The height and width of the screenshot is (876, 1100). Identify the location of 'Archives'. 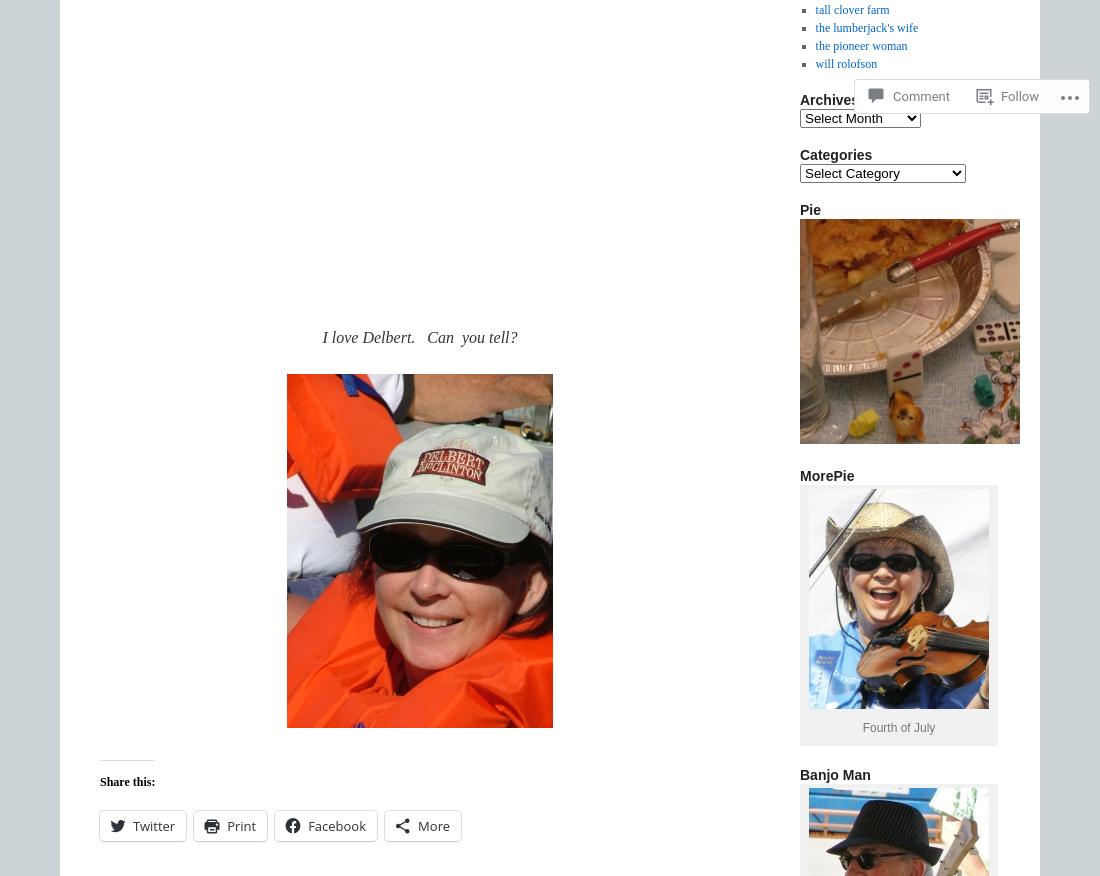
(828, 100).